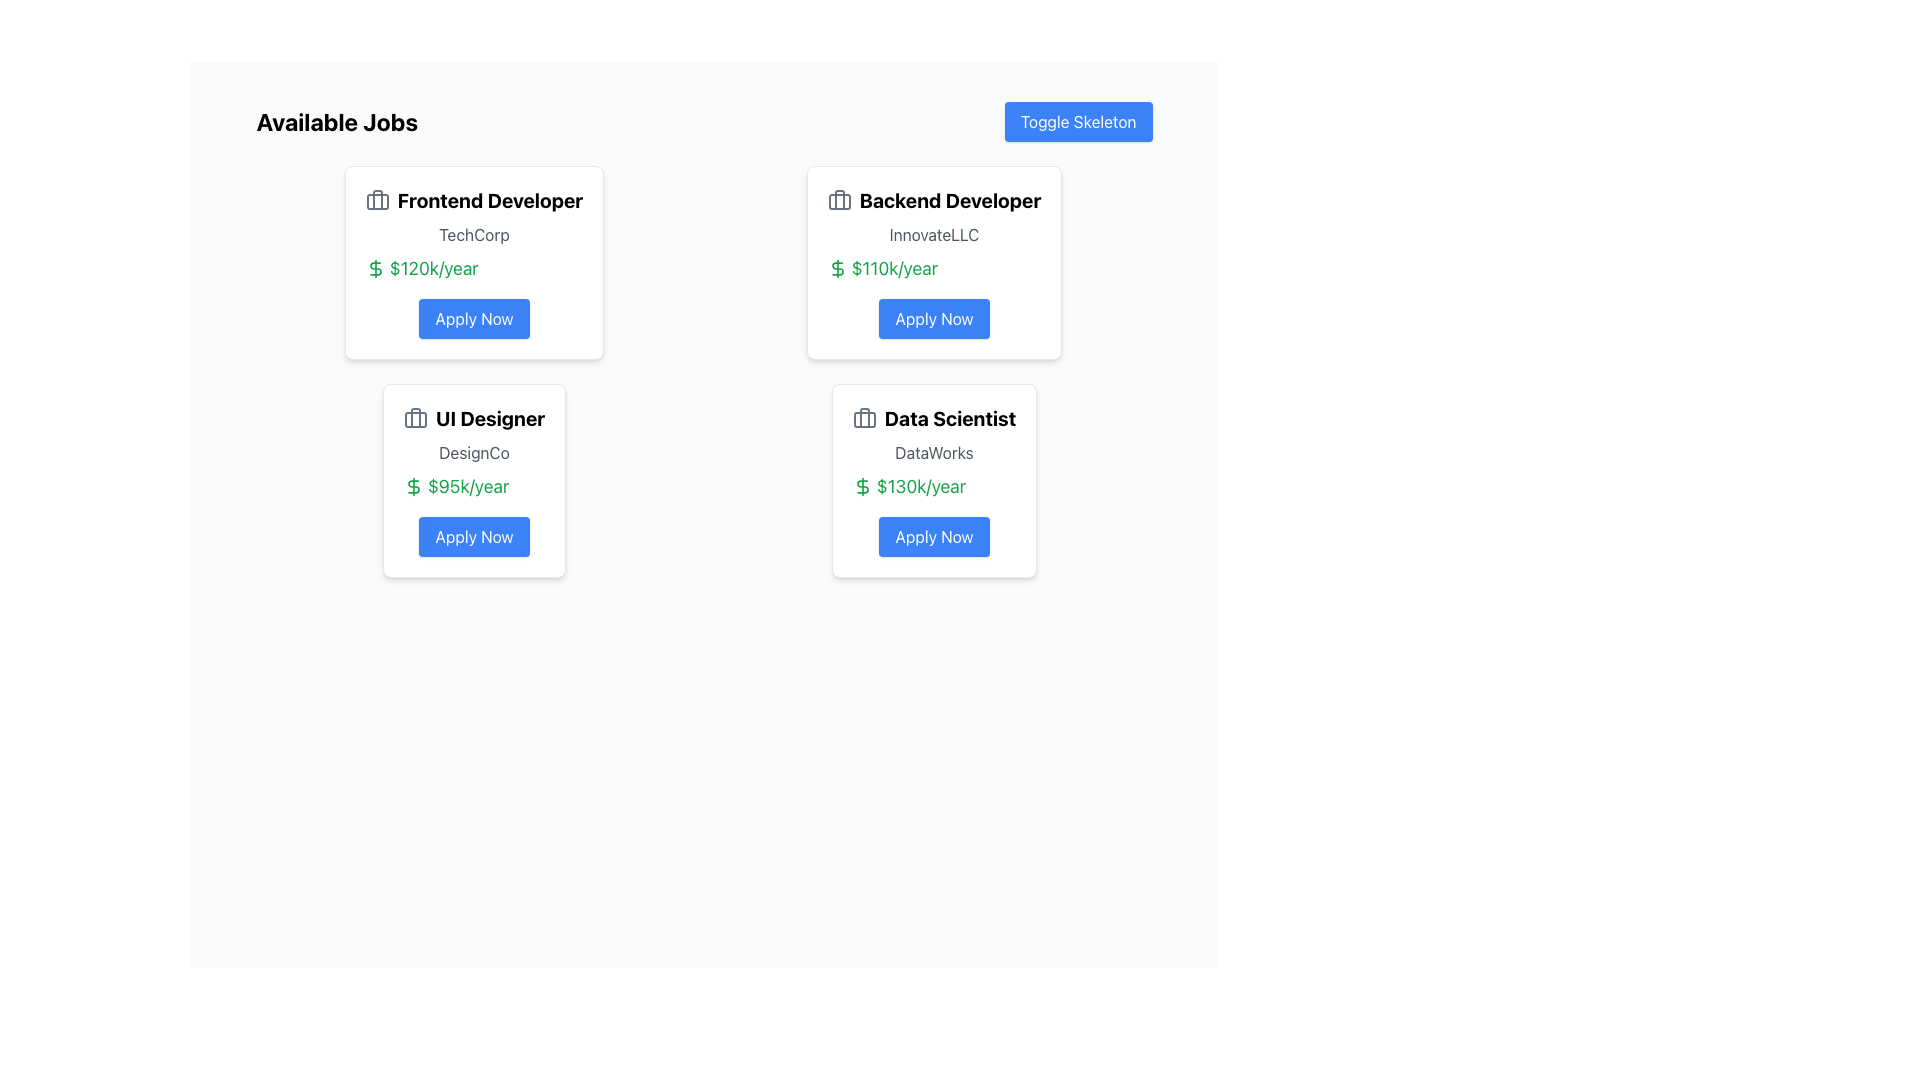  I want to click on the Text and Icon Combination element that displays the job title in the bottom-right section of the job card, so click(933, 418).